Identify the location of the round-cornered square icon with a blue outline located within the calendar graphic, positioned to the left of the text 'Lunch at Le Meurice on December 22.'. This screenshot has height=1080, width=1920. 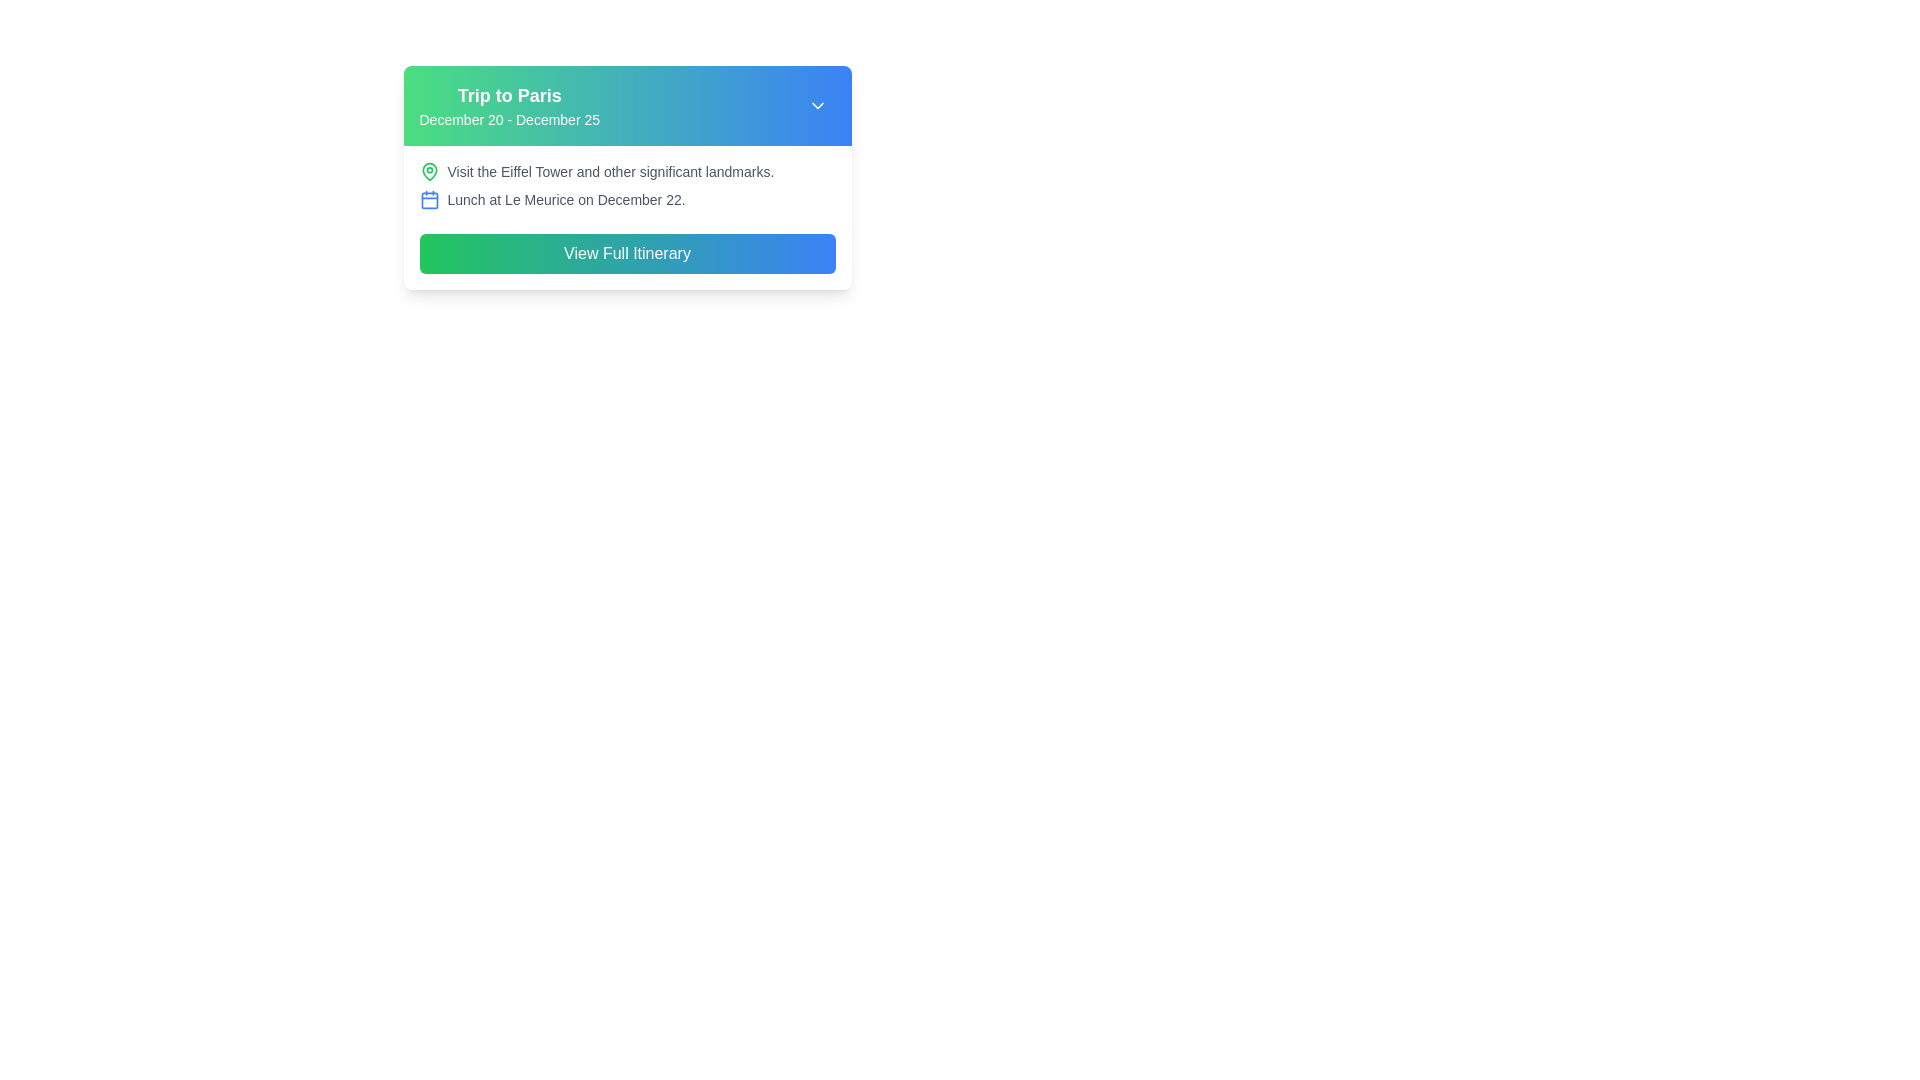
(428, 200).